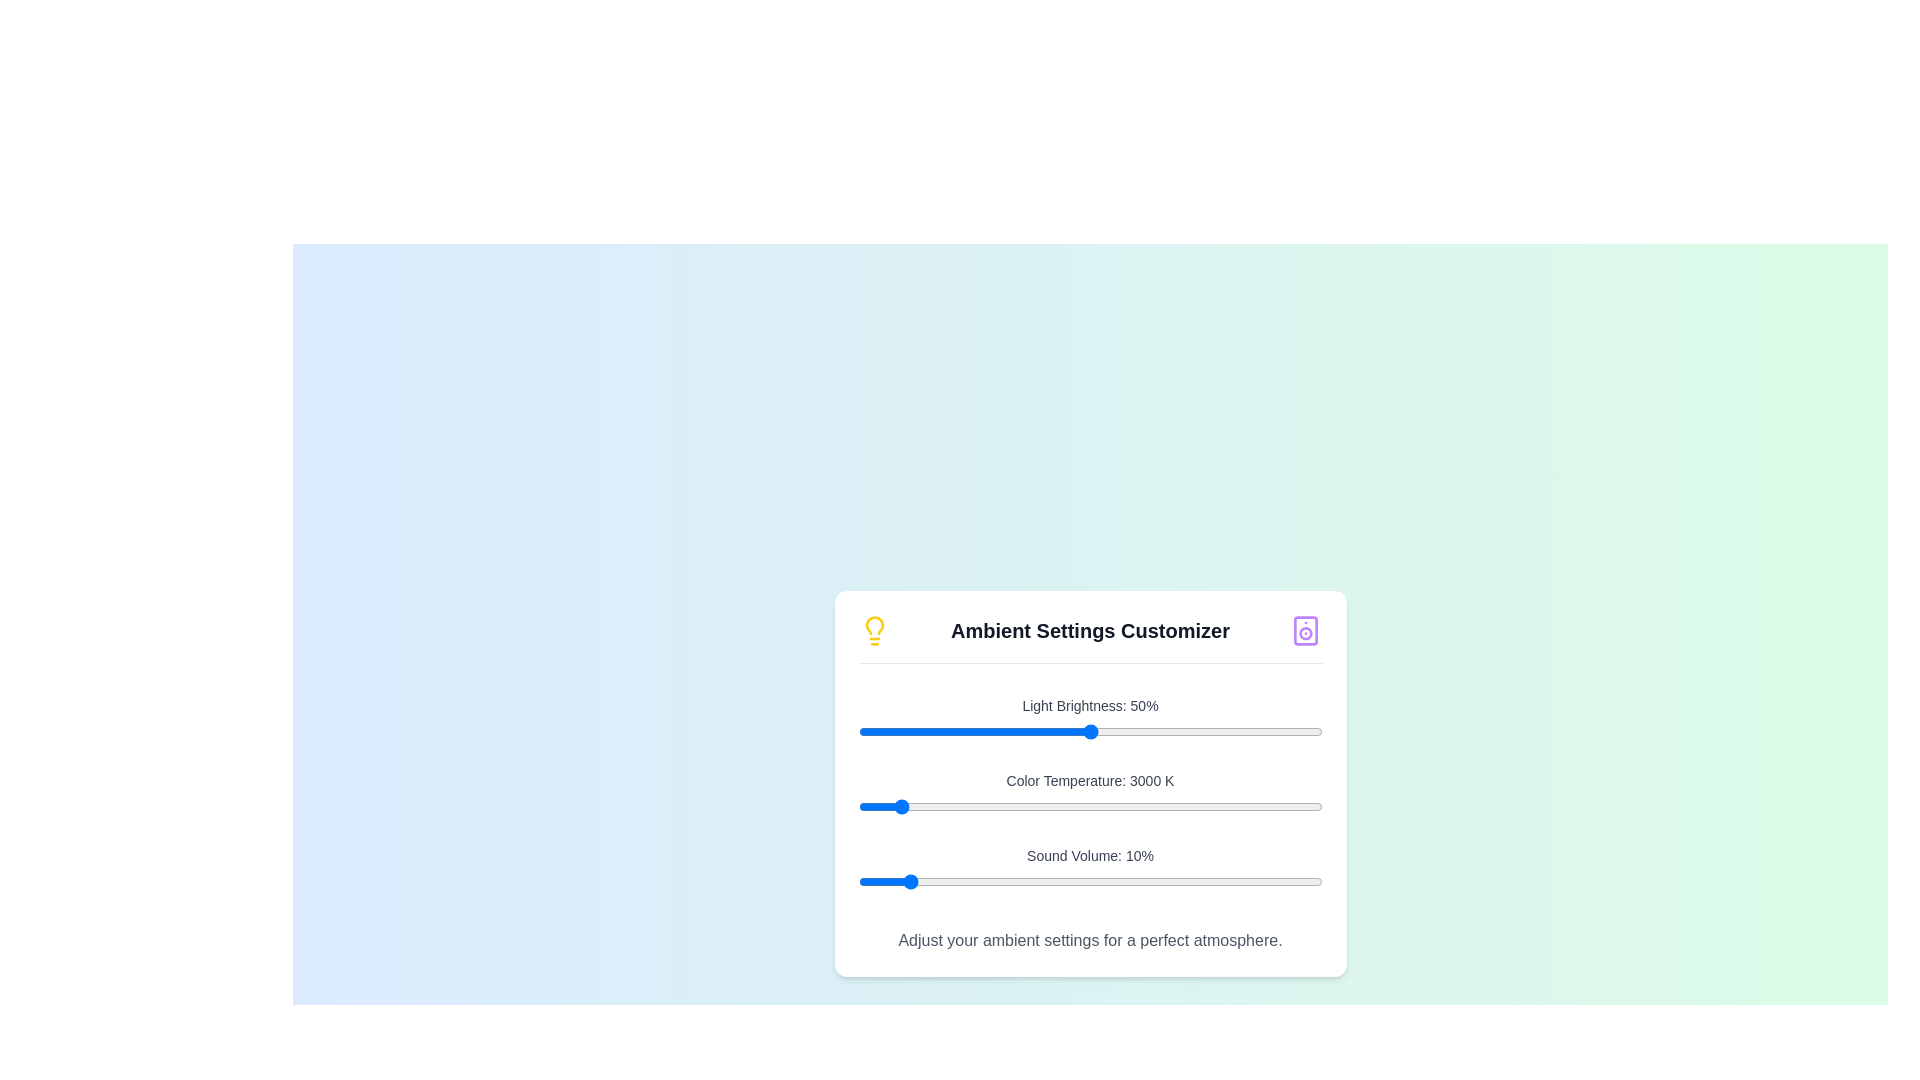 This screenshot has height=1080, width=1920. I want to click on the lightbulb icon on the leftmost side of the header row in the 'Ambient Settings Customizer' section, so click(874, 631).